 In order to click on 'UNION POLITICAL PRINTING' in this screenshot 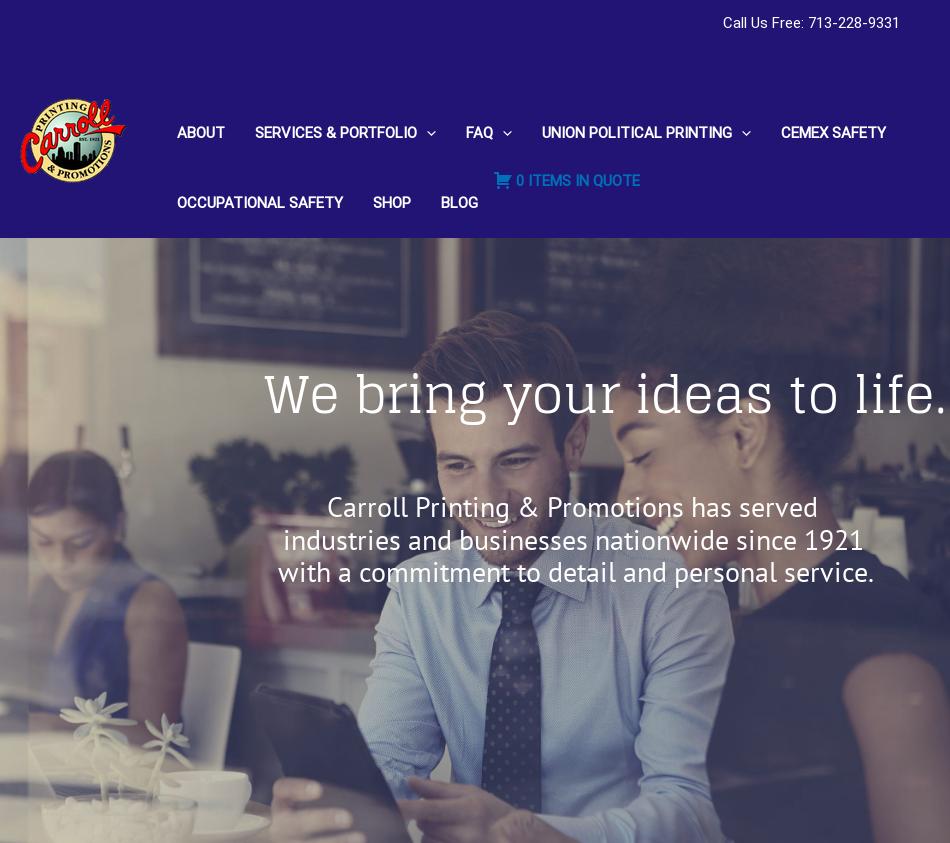, I will do `click(636, 131)`.